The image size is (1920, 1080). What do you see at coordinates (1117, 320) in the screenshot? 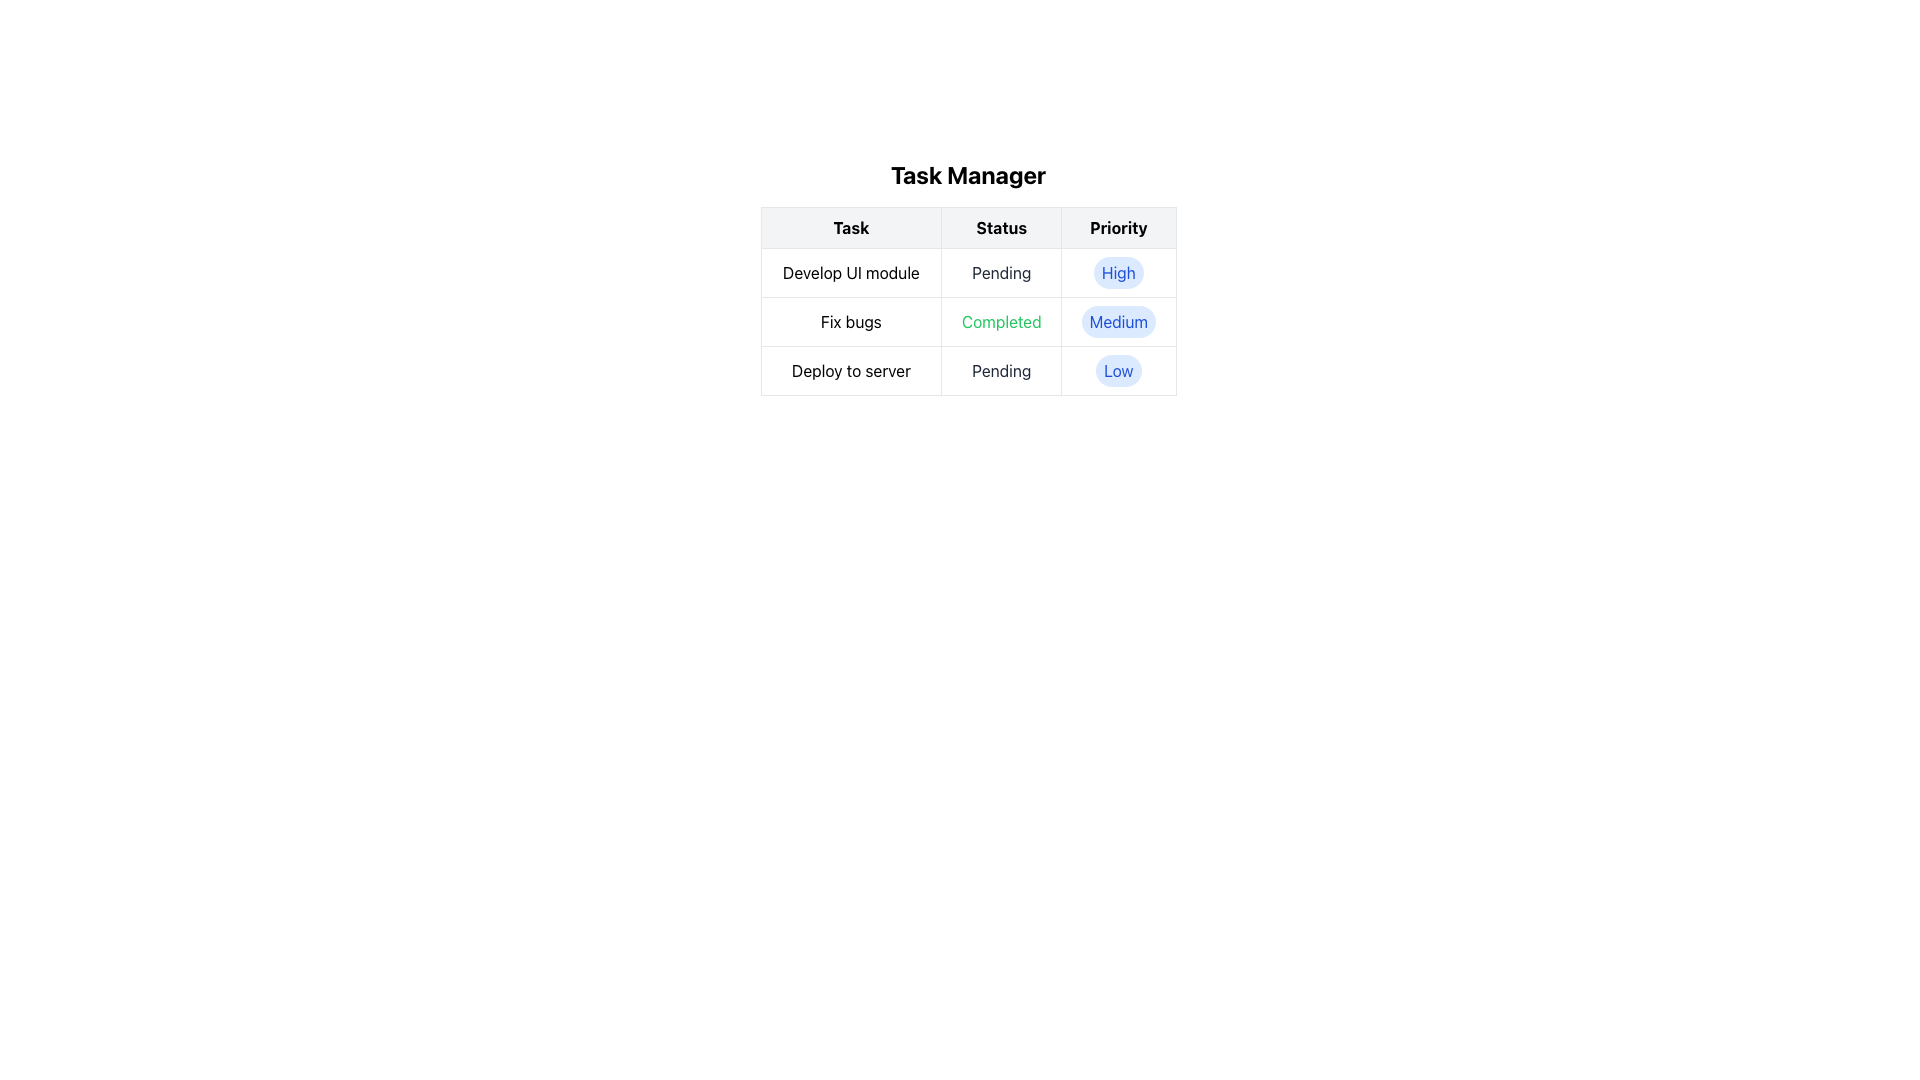
I see `the 'Medium' priority label/button located in the 'Priority' column of the second row in the 'Task Manager' table to interact with it` at bounding box center [1117, 320].